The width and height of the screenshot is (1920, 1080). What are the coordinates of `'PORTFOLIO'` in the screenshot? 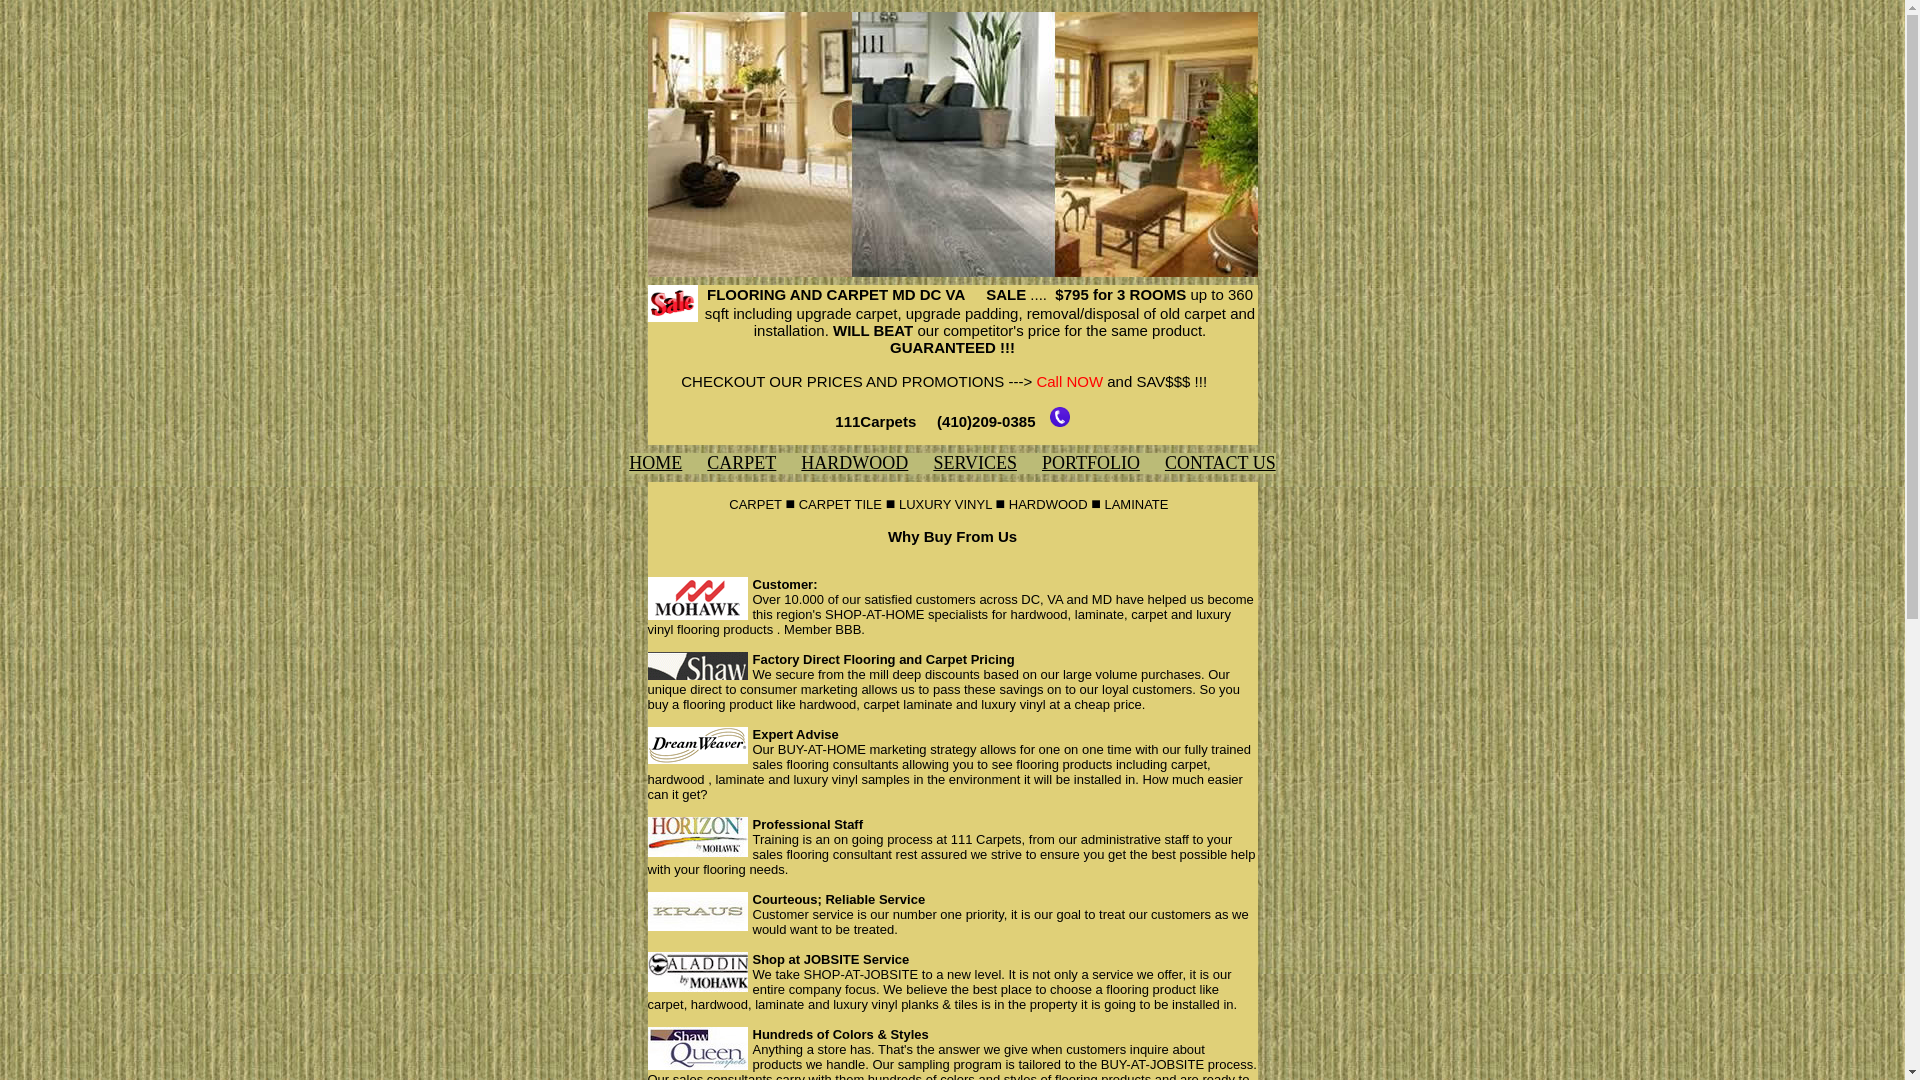 It's located at (1089, 462).